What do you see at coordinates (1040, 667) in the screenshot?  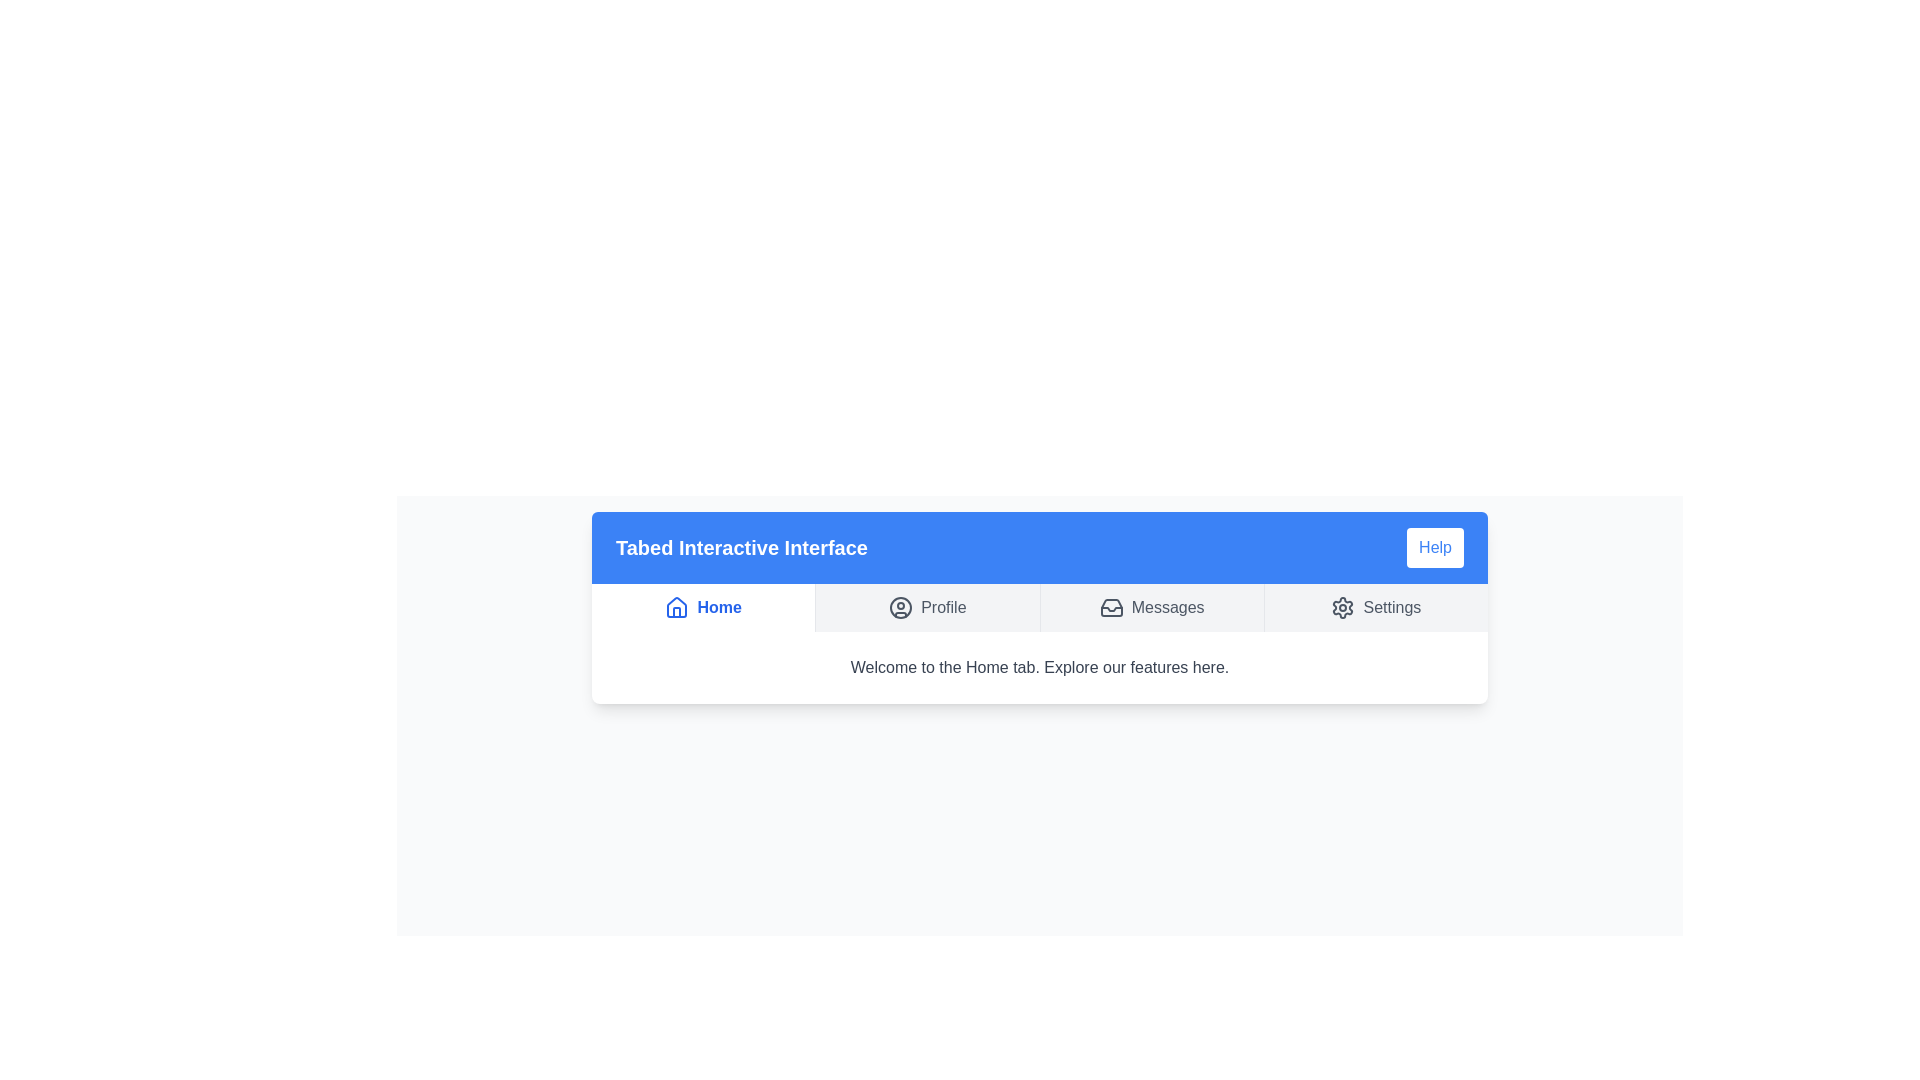 I see `the static text label that states 'Welcome to the Home tab. Explore our features here.', which is styled with a gray font color and located just below the navigation bar` at bounding box center [1040, 667].